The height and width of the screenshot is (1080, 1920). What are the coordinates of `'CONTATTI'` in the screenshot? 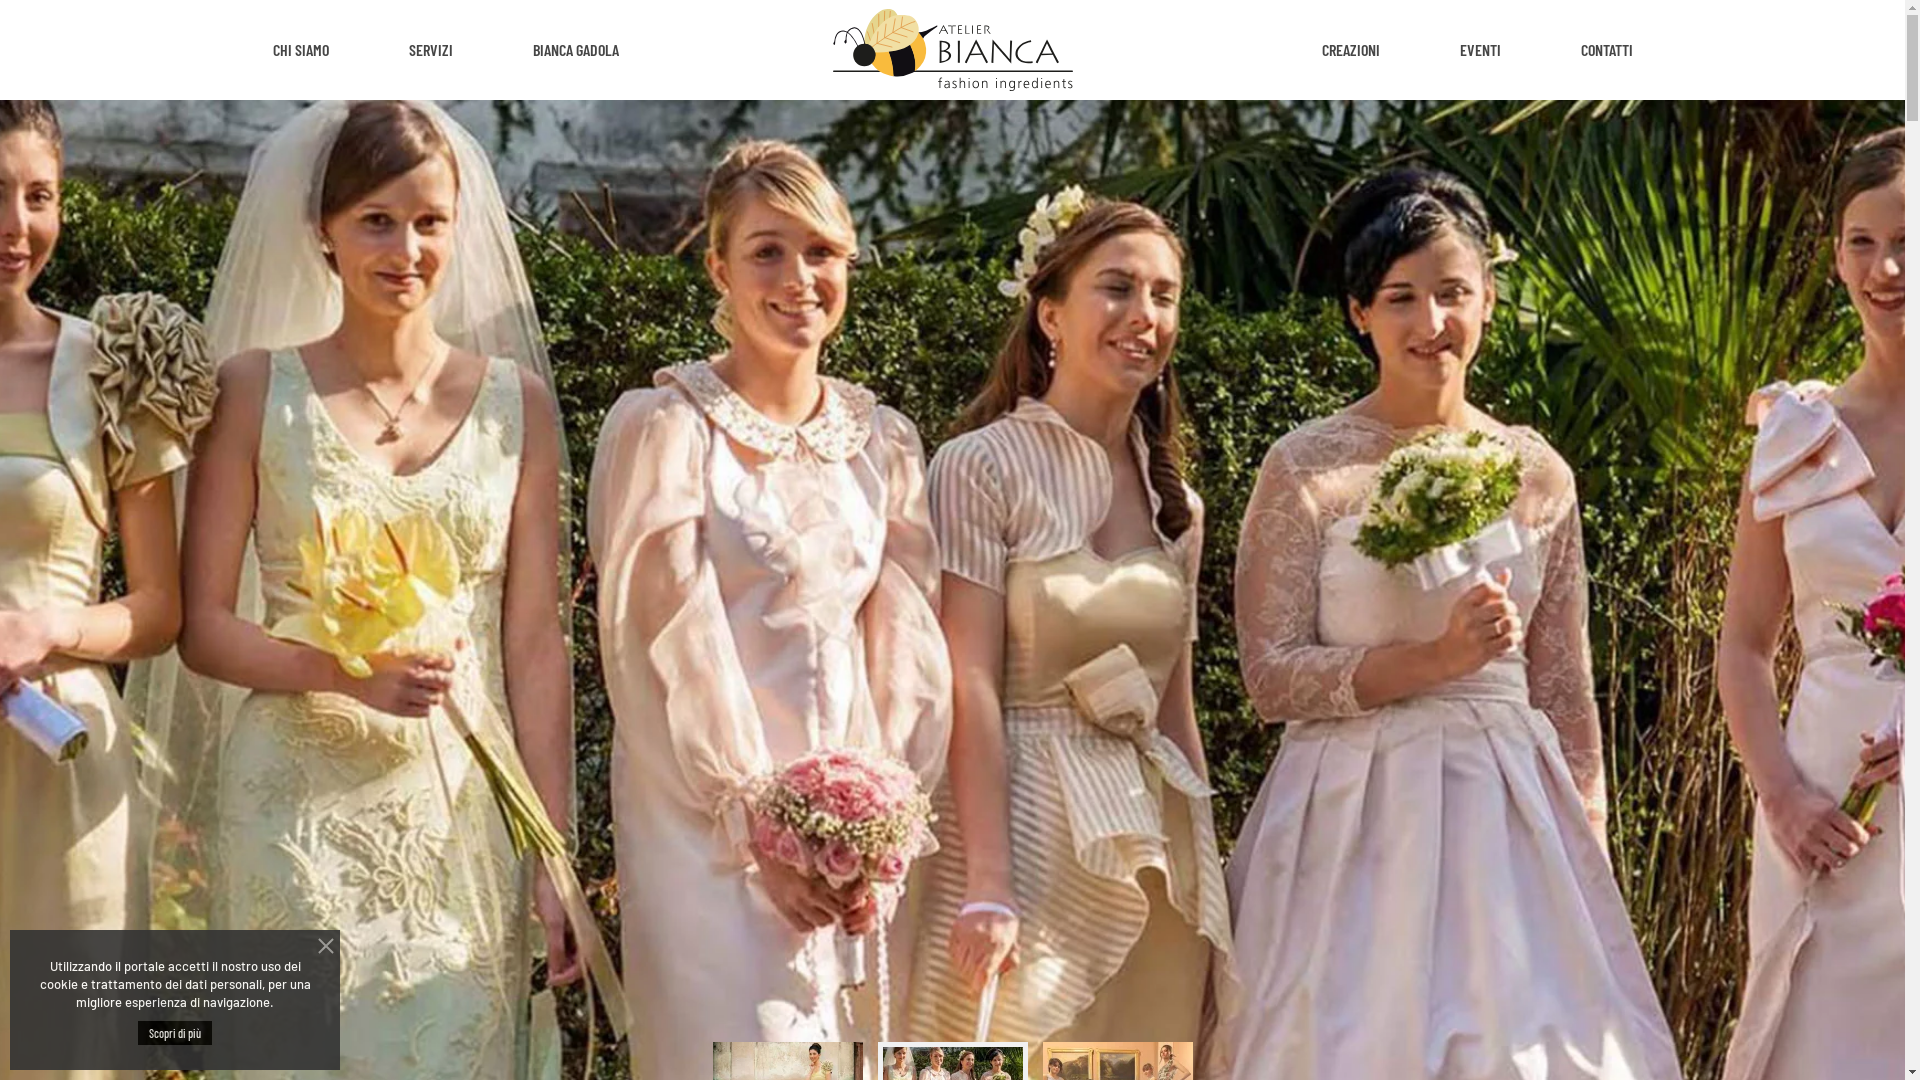 It's located at (1606, 49).